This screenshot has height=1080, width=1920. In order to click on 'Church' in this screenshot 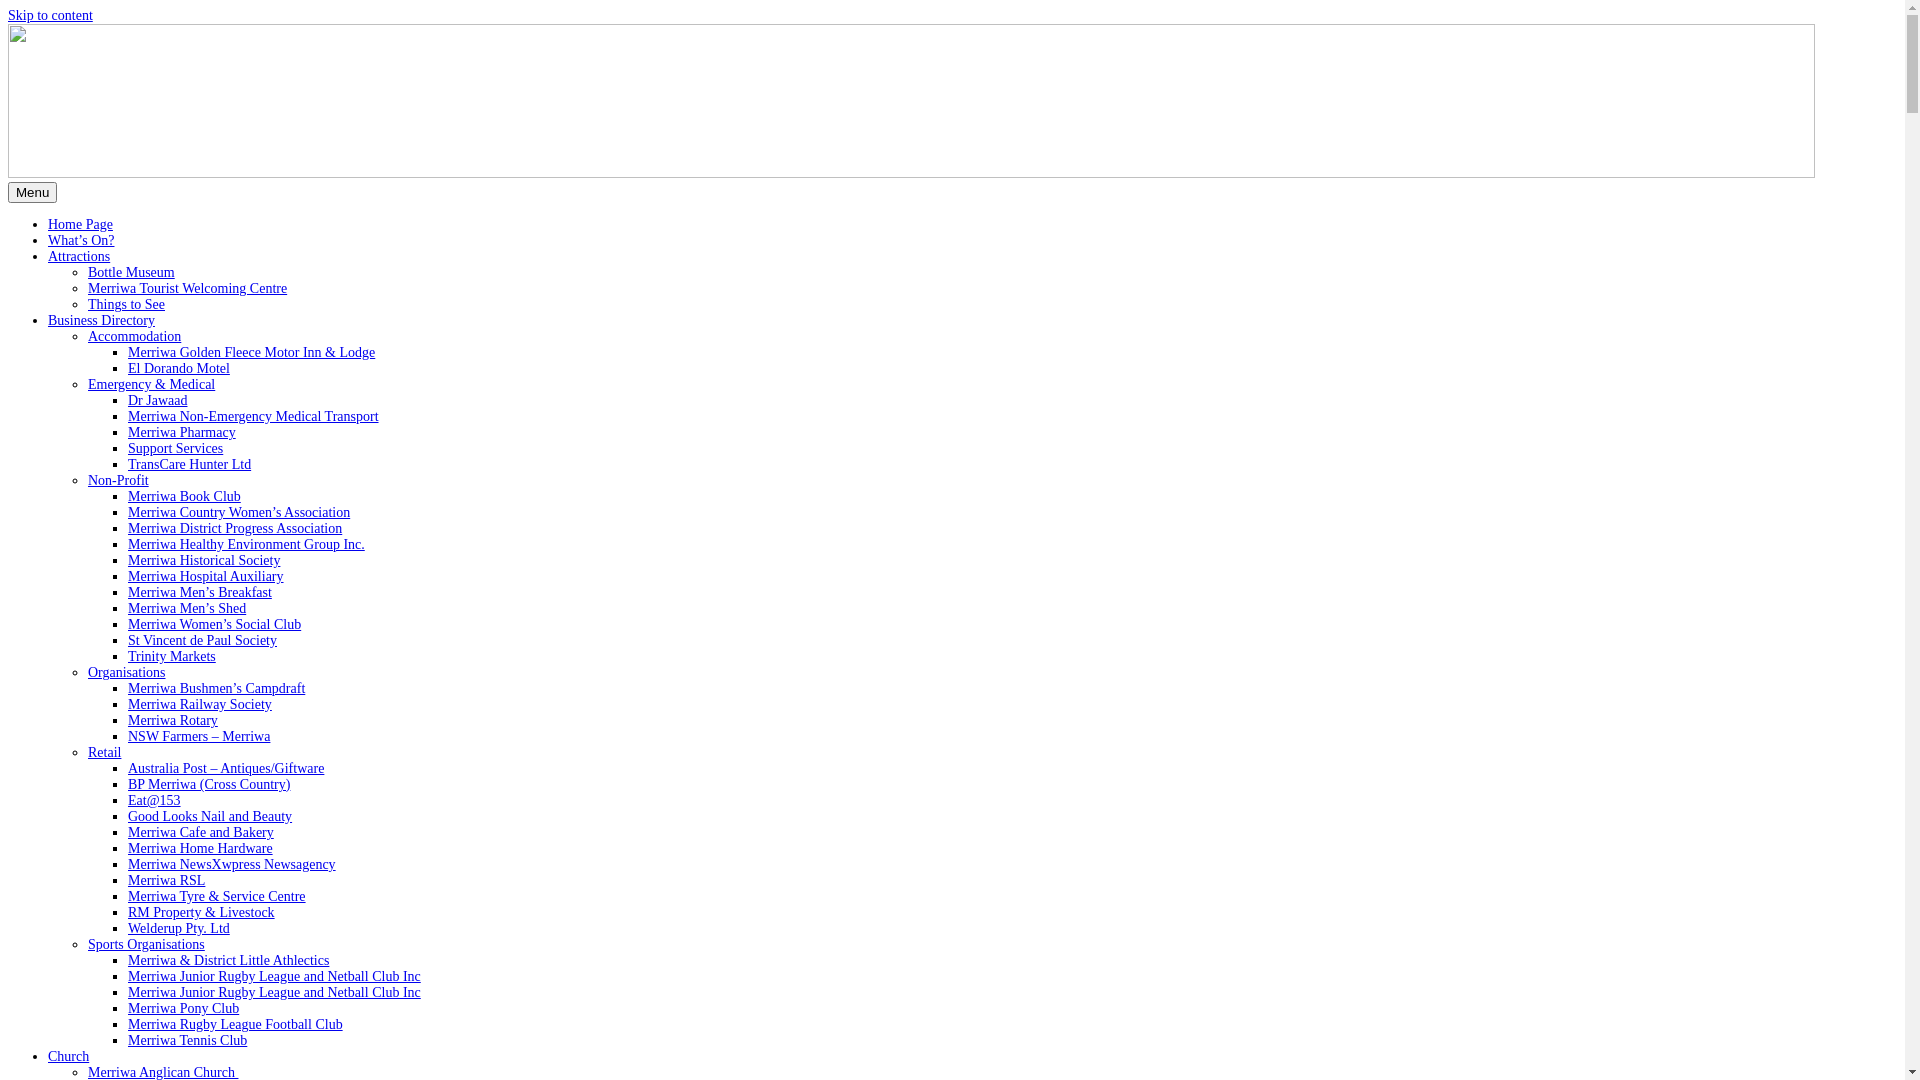, I will do `click(68, 1055)`.